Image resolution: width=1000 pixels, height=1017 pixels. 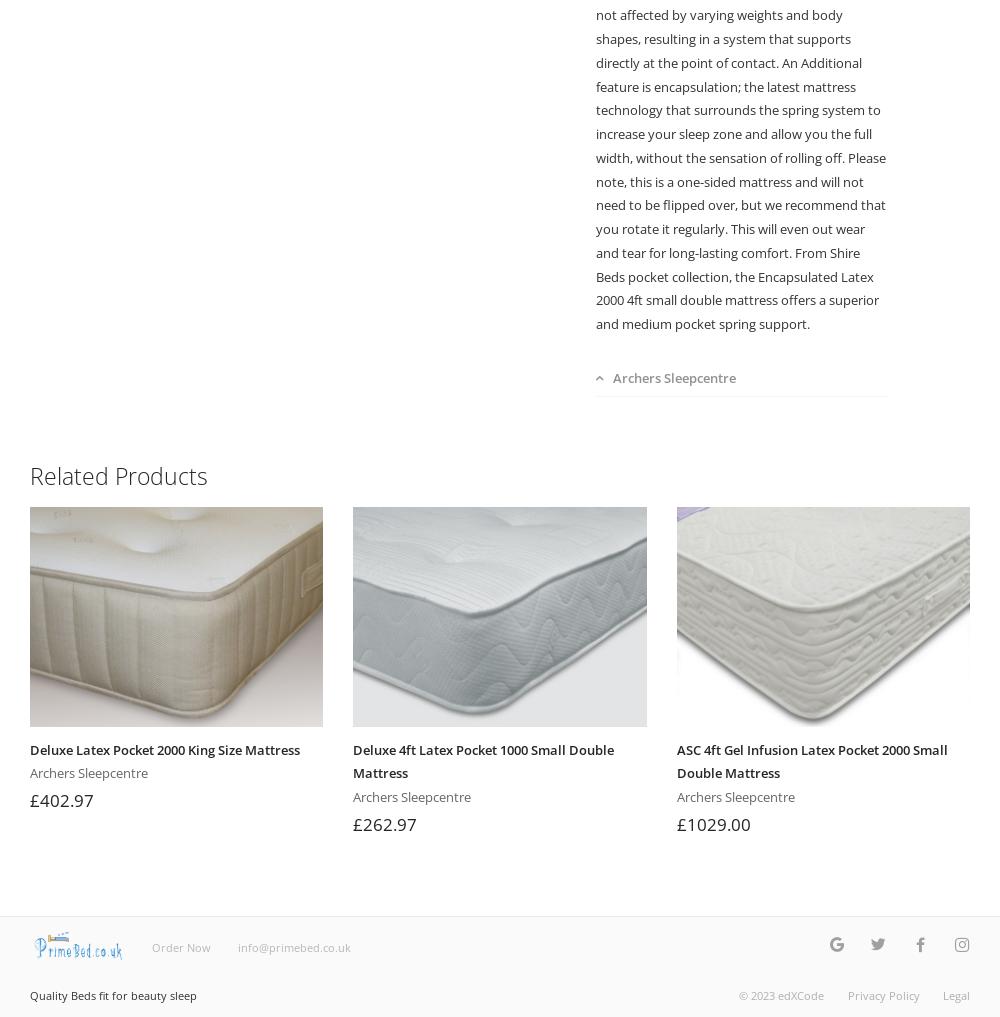 I want to click on '£1029.00', so click(x=712, y=821).